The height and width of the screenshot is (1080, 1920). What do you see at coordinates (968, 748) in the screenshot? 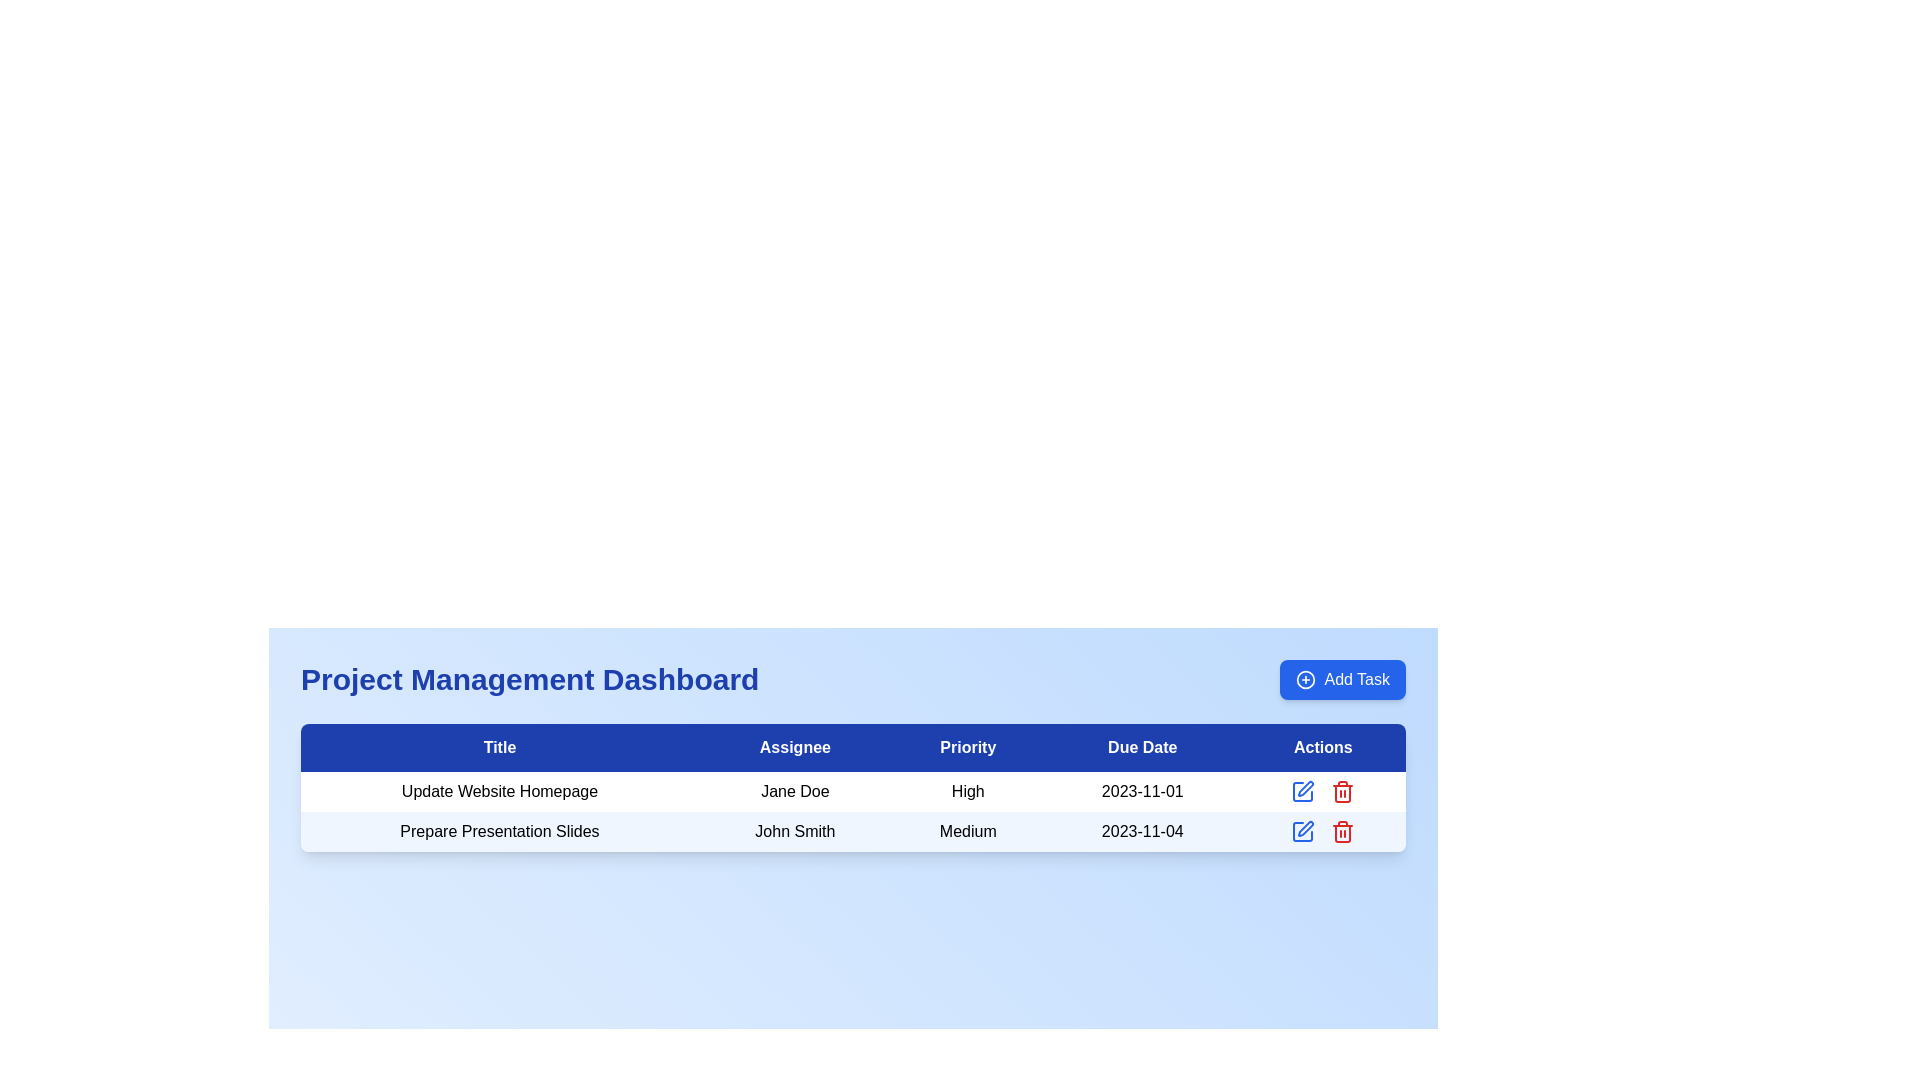
I see `the 'Priority' column header label, which is the third column in the table header row, positioned between 'Assignee' and 'Due Date'` at bounding box center [968, 748].